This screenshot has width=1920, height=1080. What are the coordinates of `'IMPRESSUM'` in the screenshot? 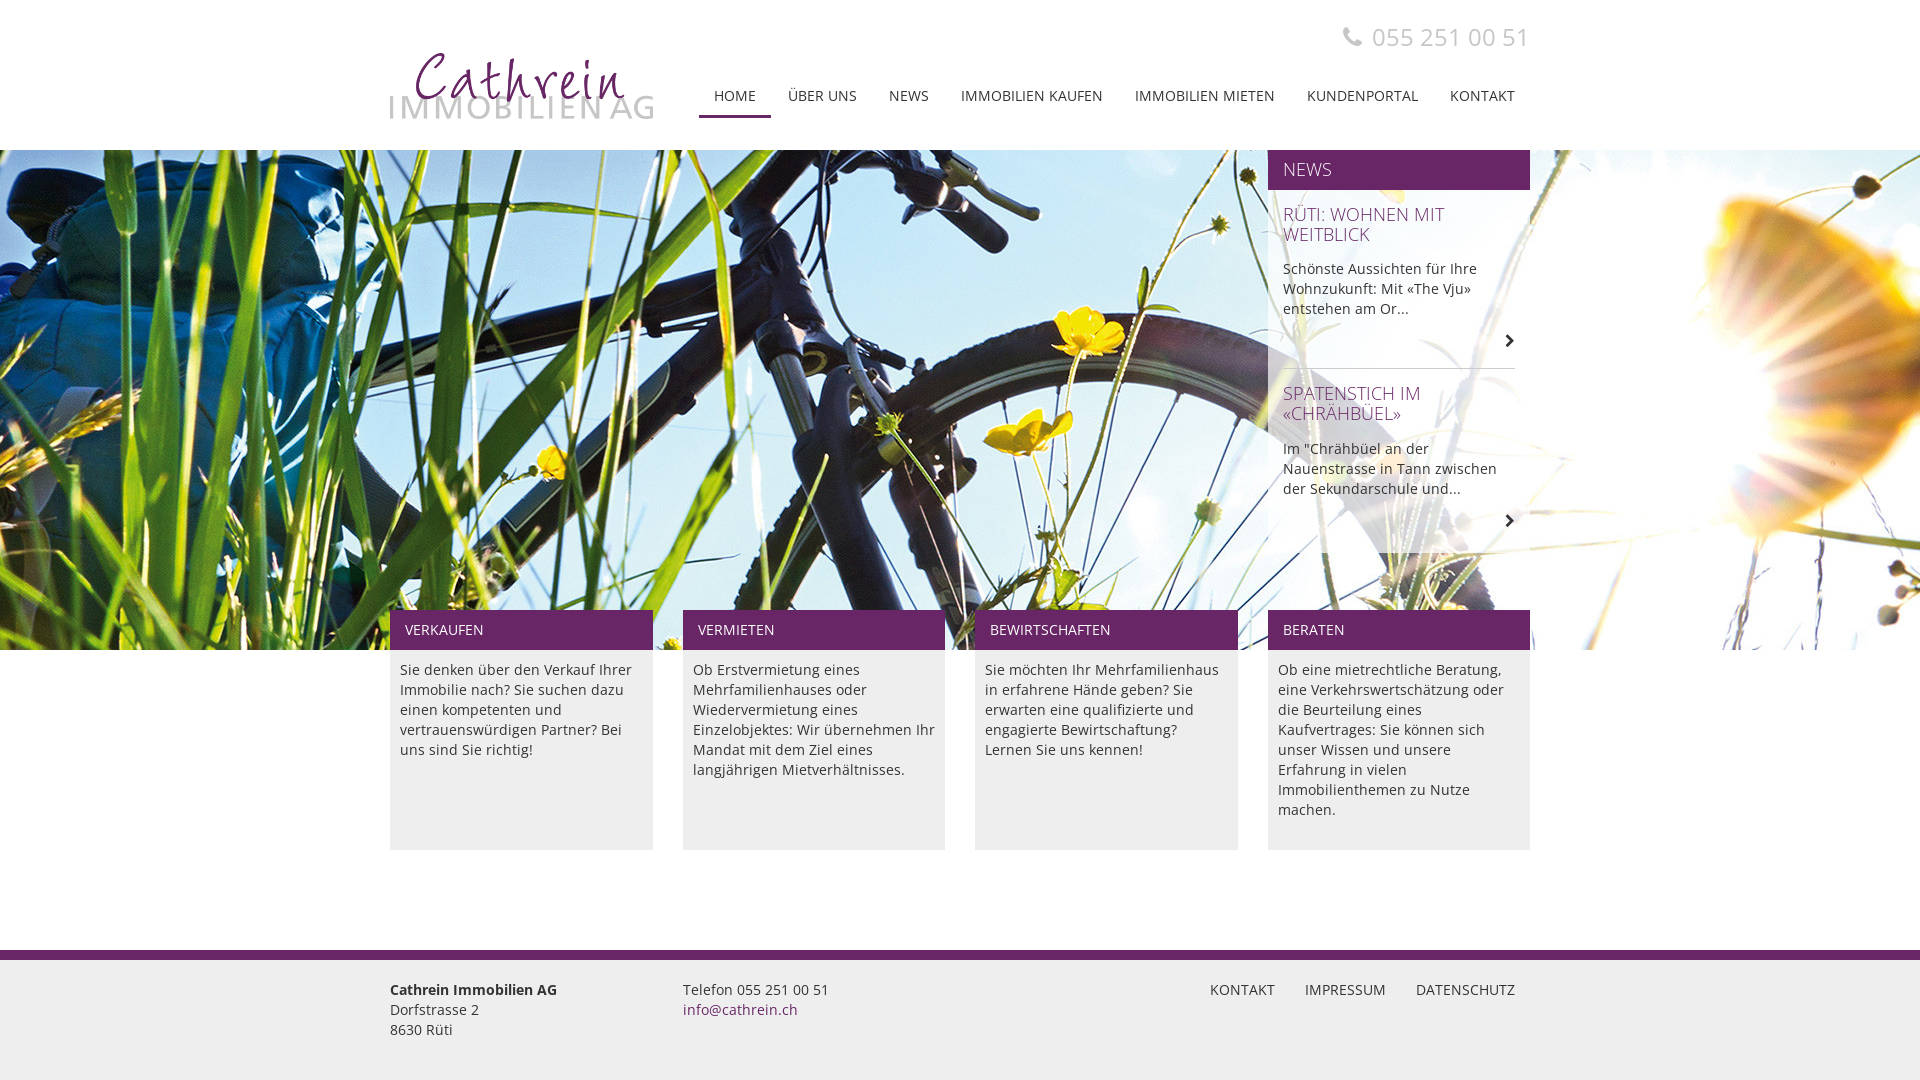 It's located at (1345, 990).